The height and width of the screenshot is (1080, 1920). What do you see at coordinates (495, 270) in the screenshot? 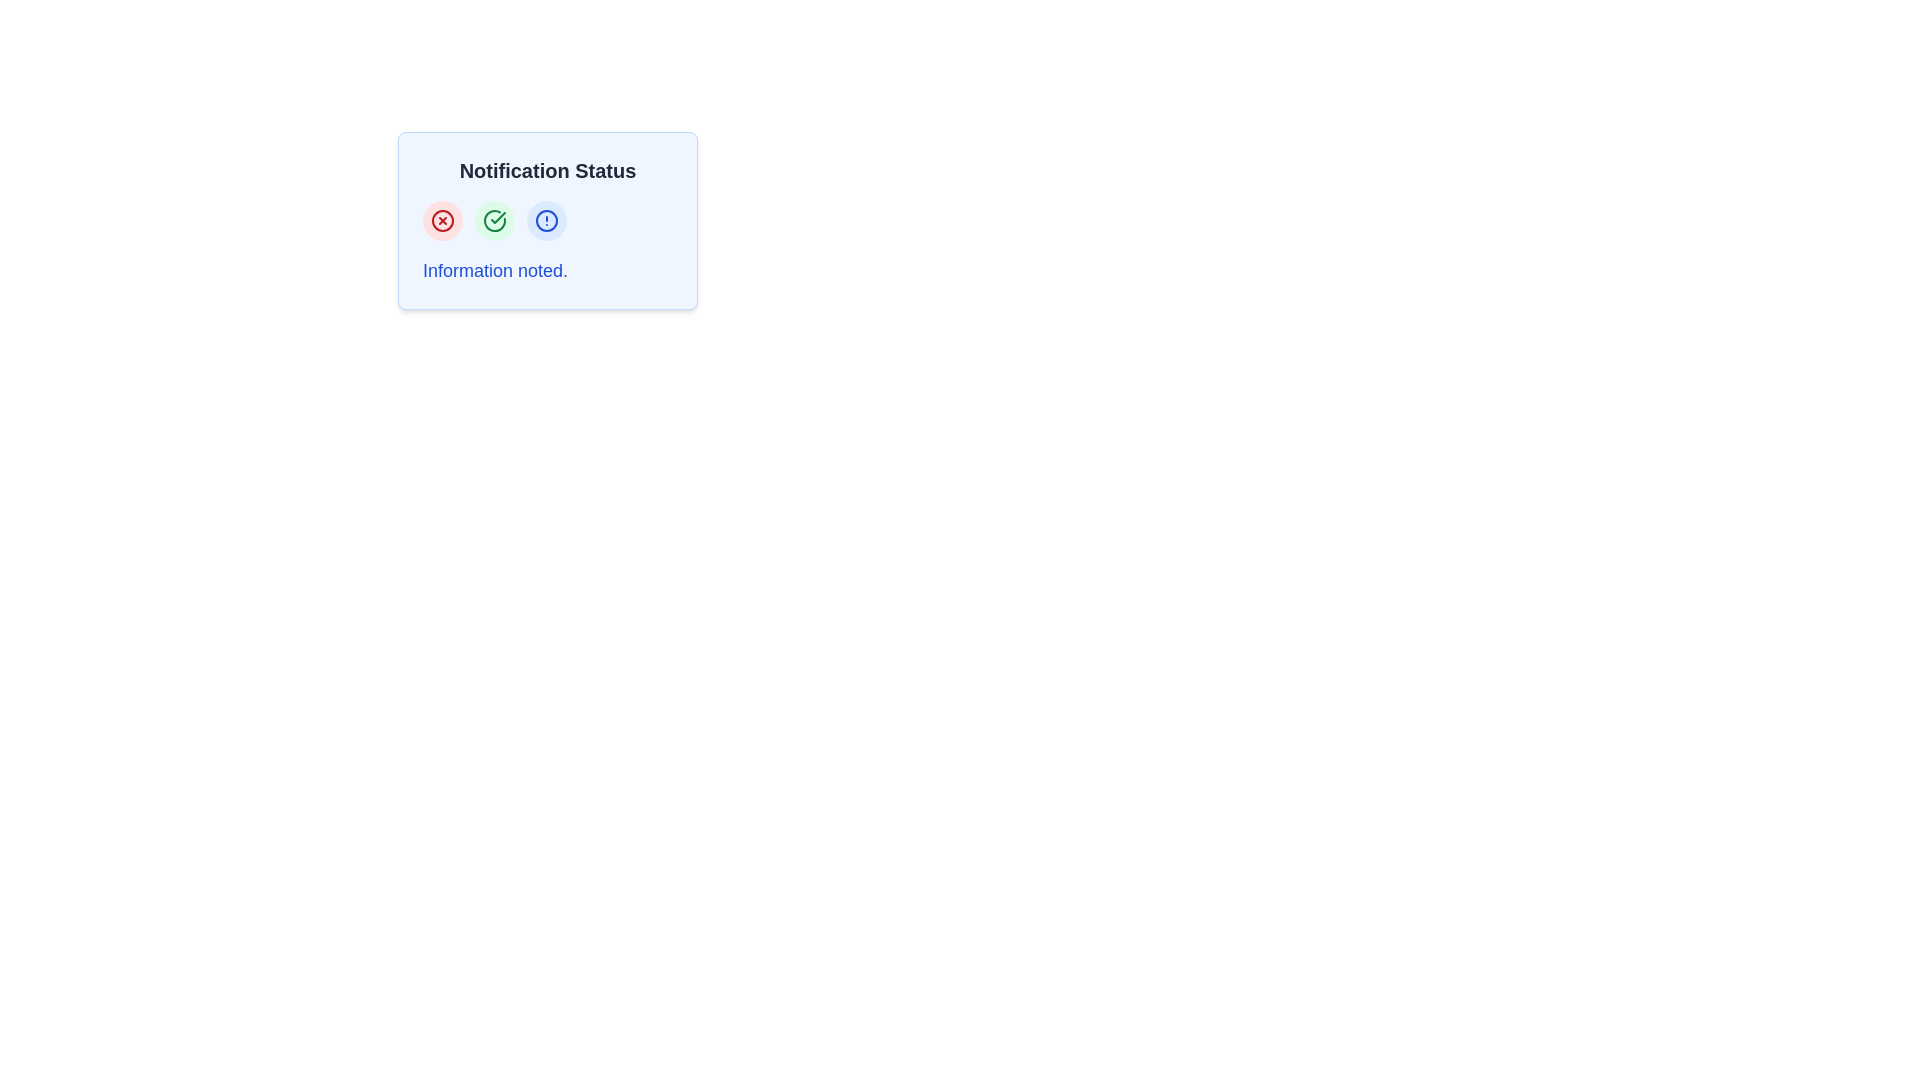
I see `the informational feedback static text located below the sequence of three circular icons within the 'Notification Status' box` at bounding box center [495, 270].